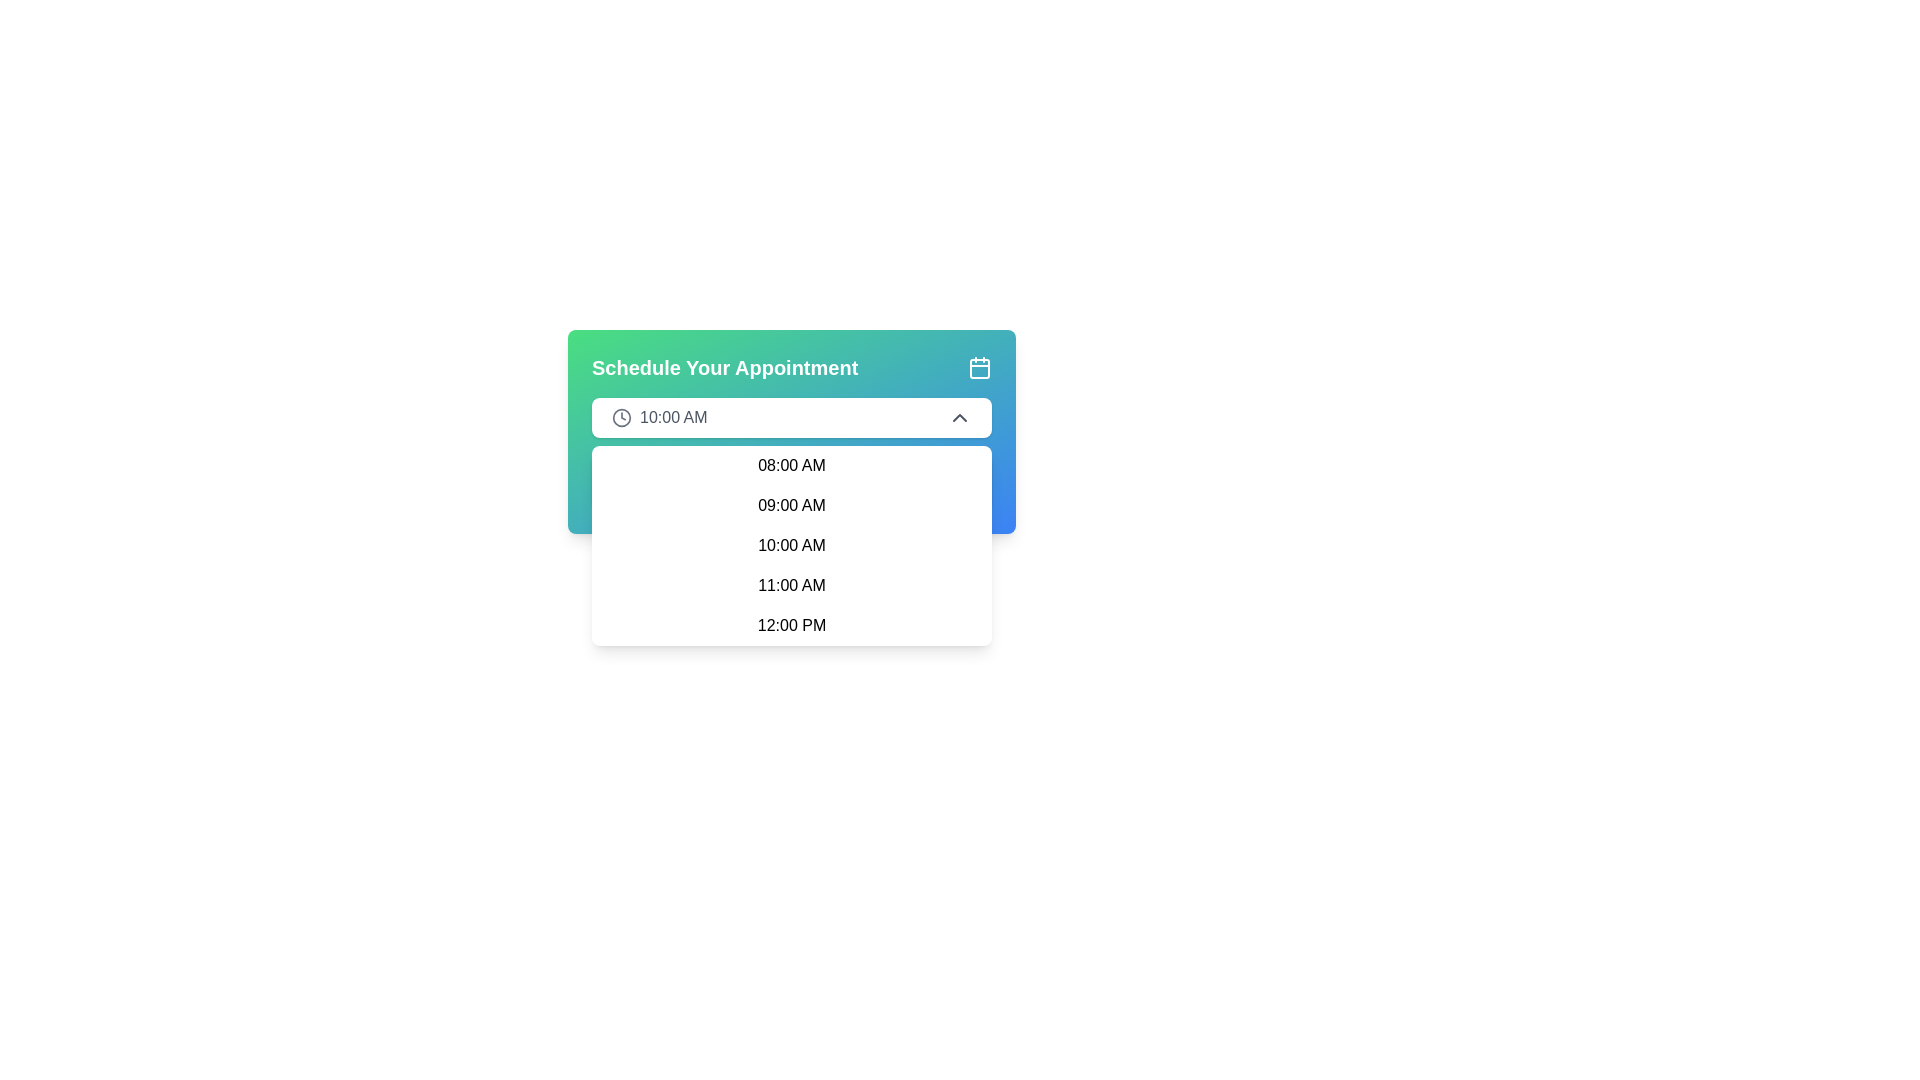 The height and width of the screenshot is (1080, 1920). Describe the element at coordinates (791, 585) in the screenshot. I see `the selectable time option '11:00 AM' in the dropdown menu` at that location.